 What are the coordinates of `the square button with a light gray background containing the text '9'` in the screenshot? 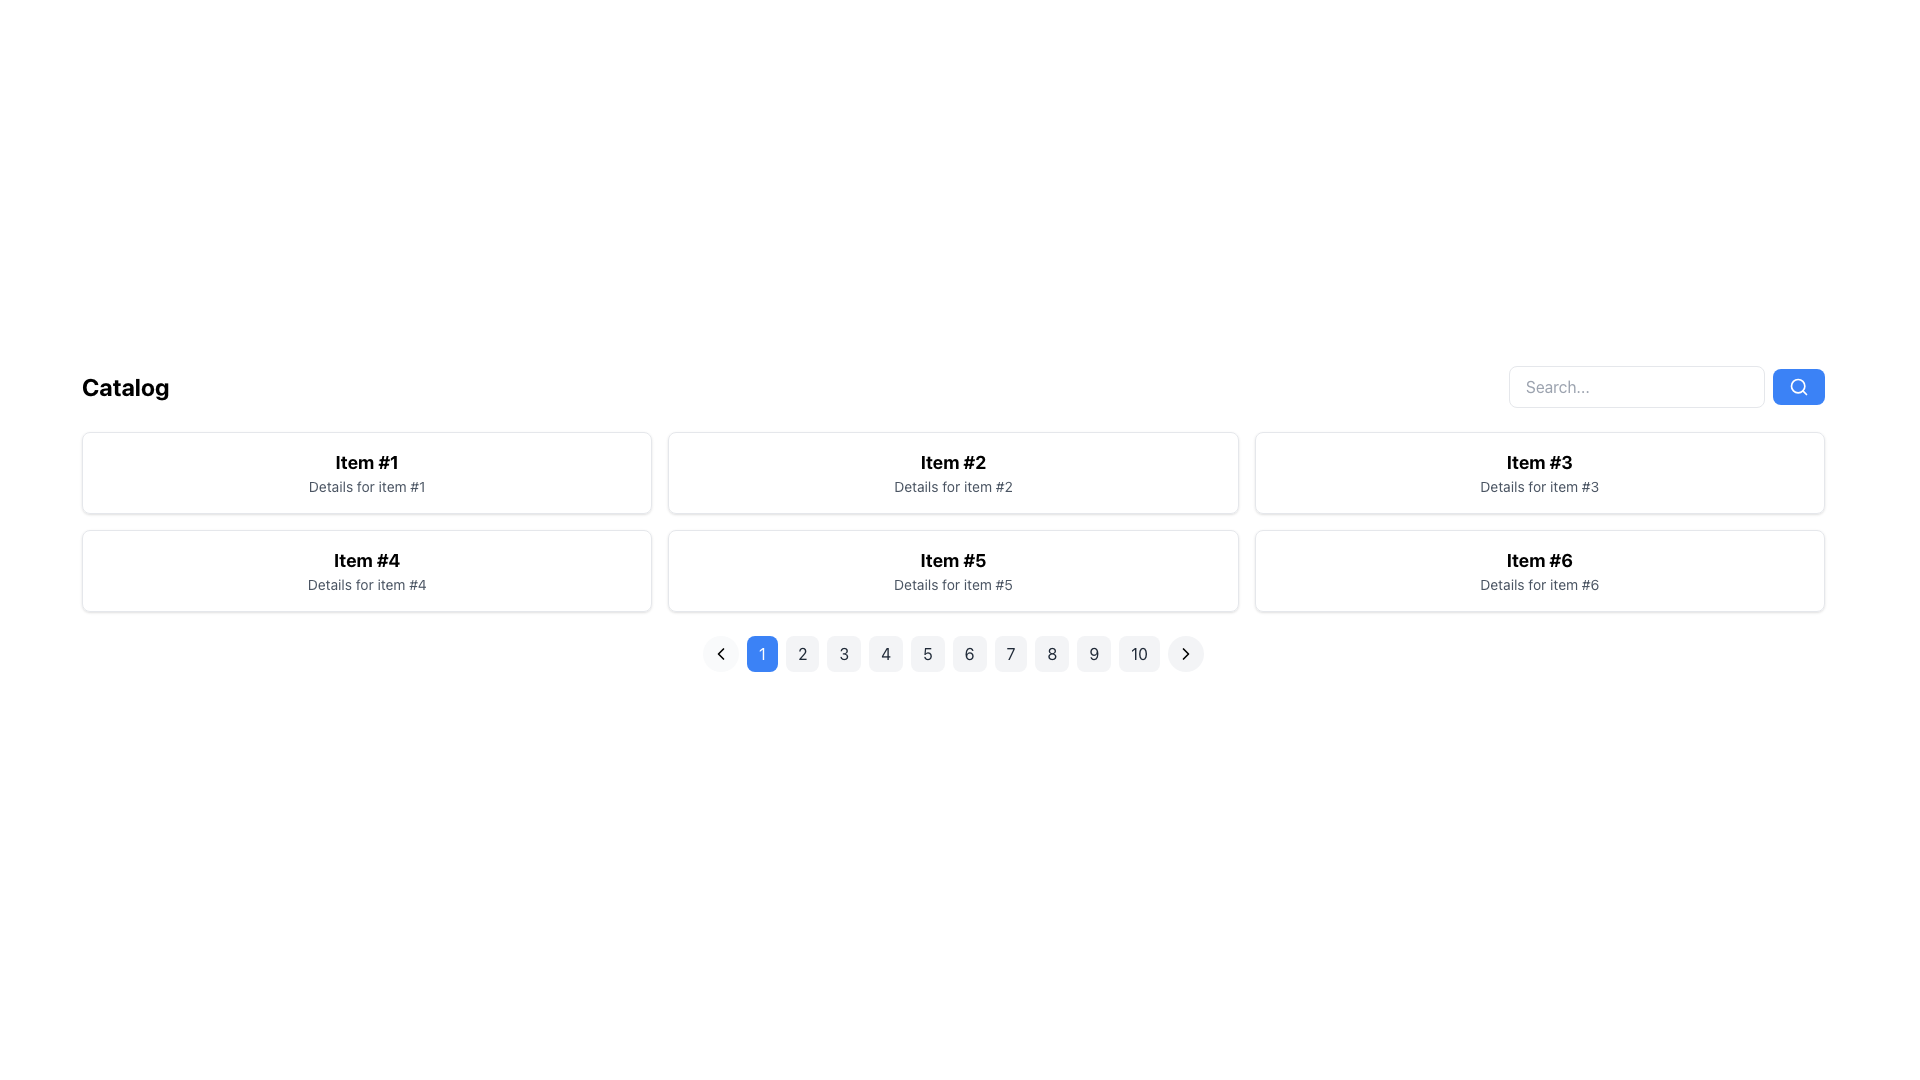 It's located at (1093, 654).